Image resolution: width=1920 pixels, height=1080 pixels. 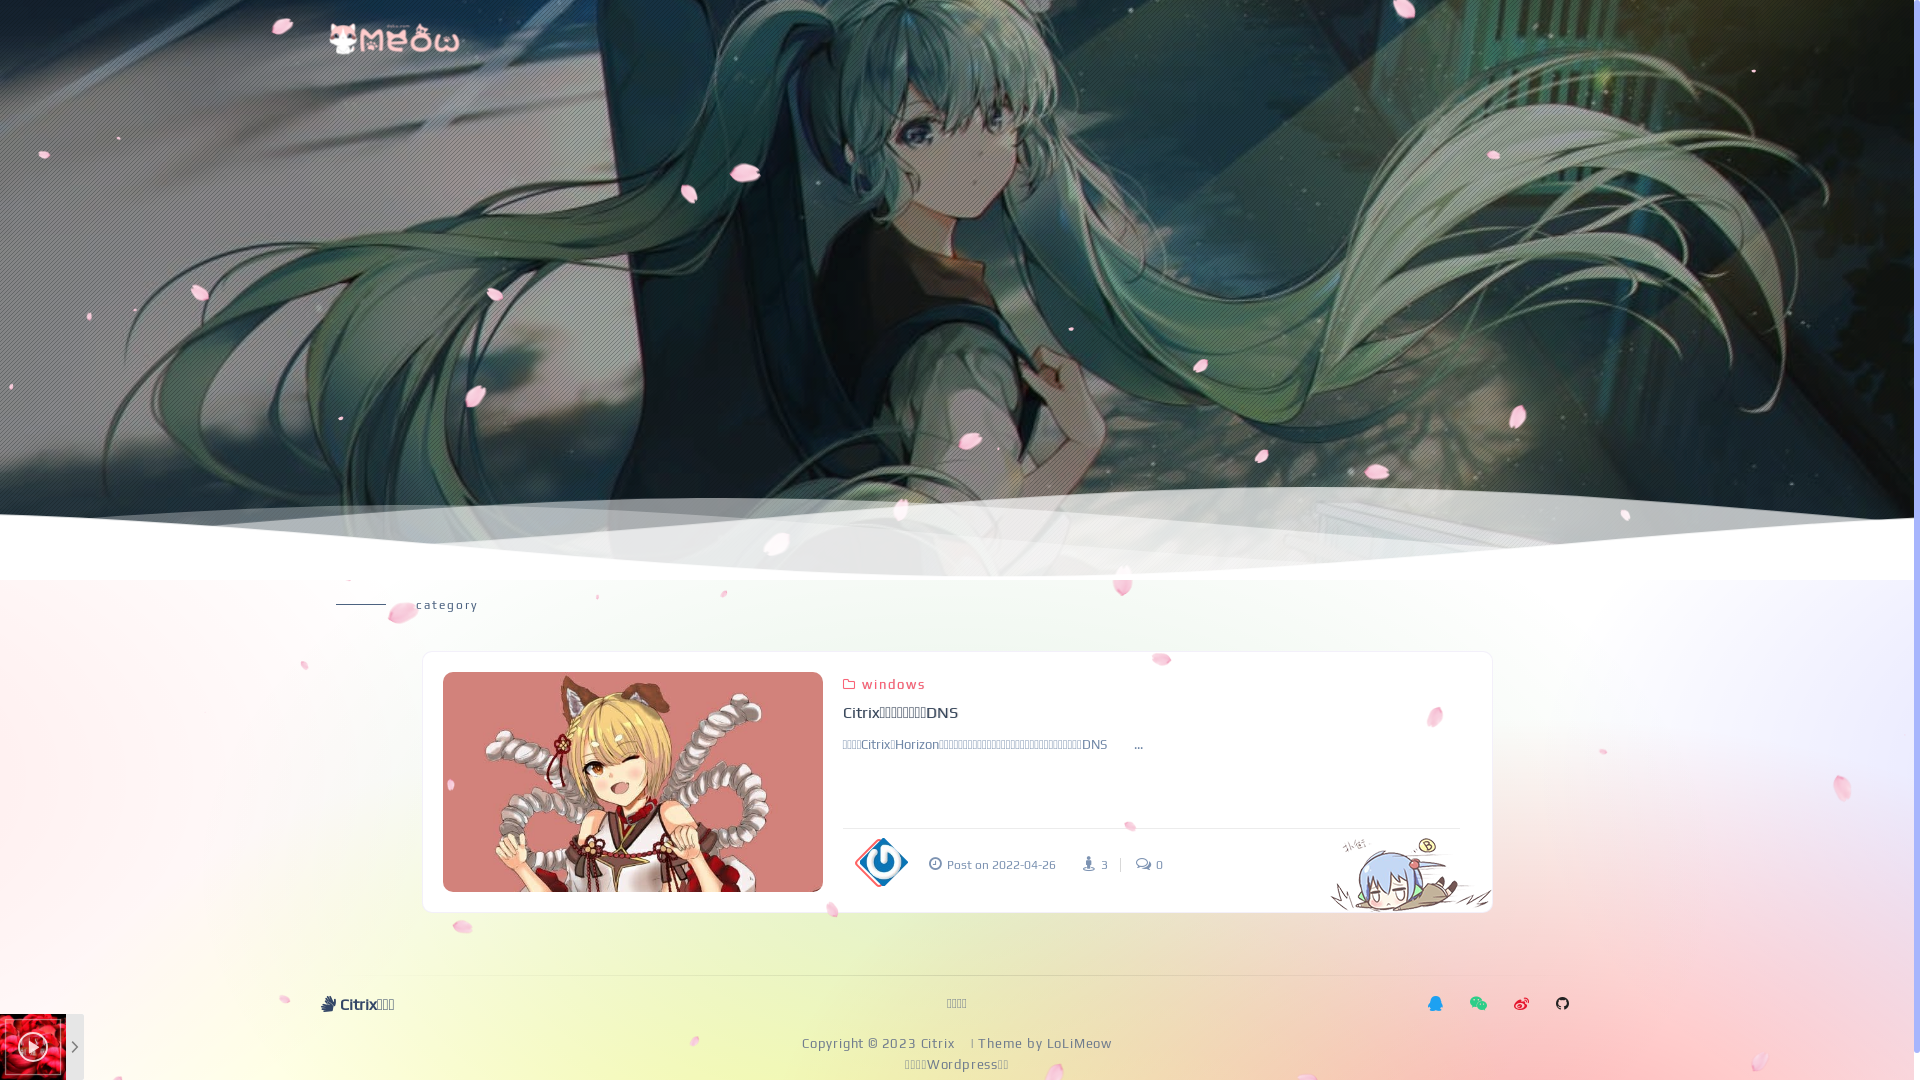 I want to click on 'windows', so click(x=841, y=683).